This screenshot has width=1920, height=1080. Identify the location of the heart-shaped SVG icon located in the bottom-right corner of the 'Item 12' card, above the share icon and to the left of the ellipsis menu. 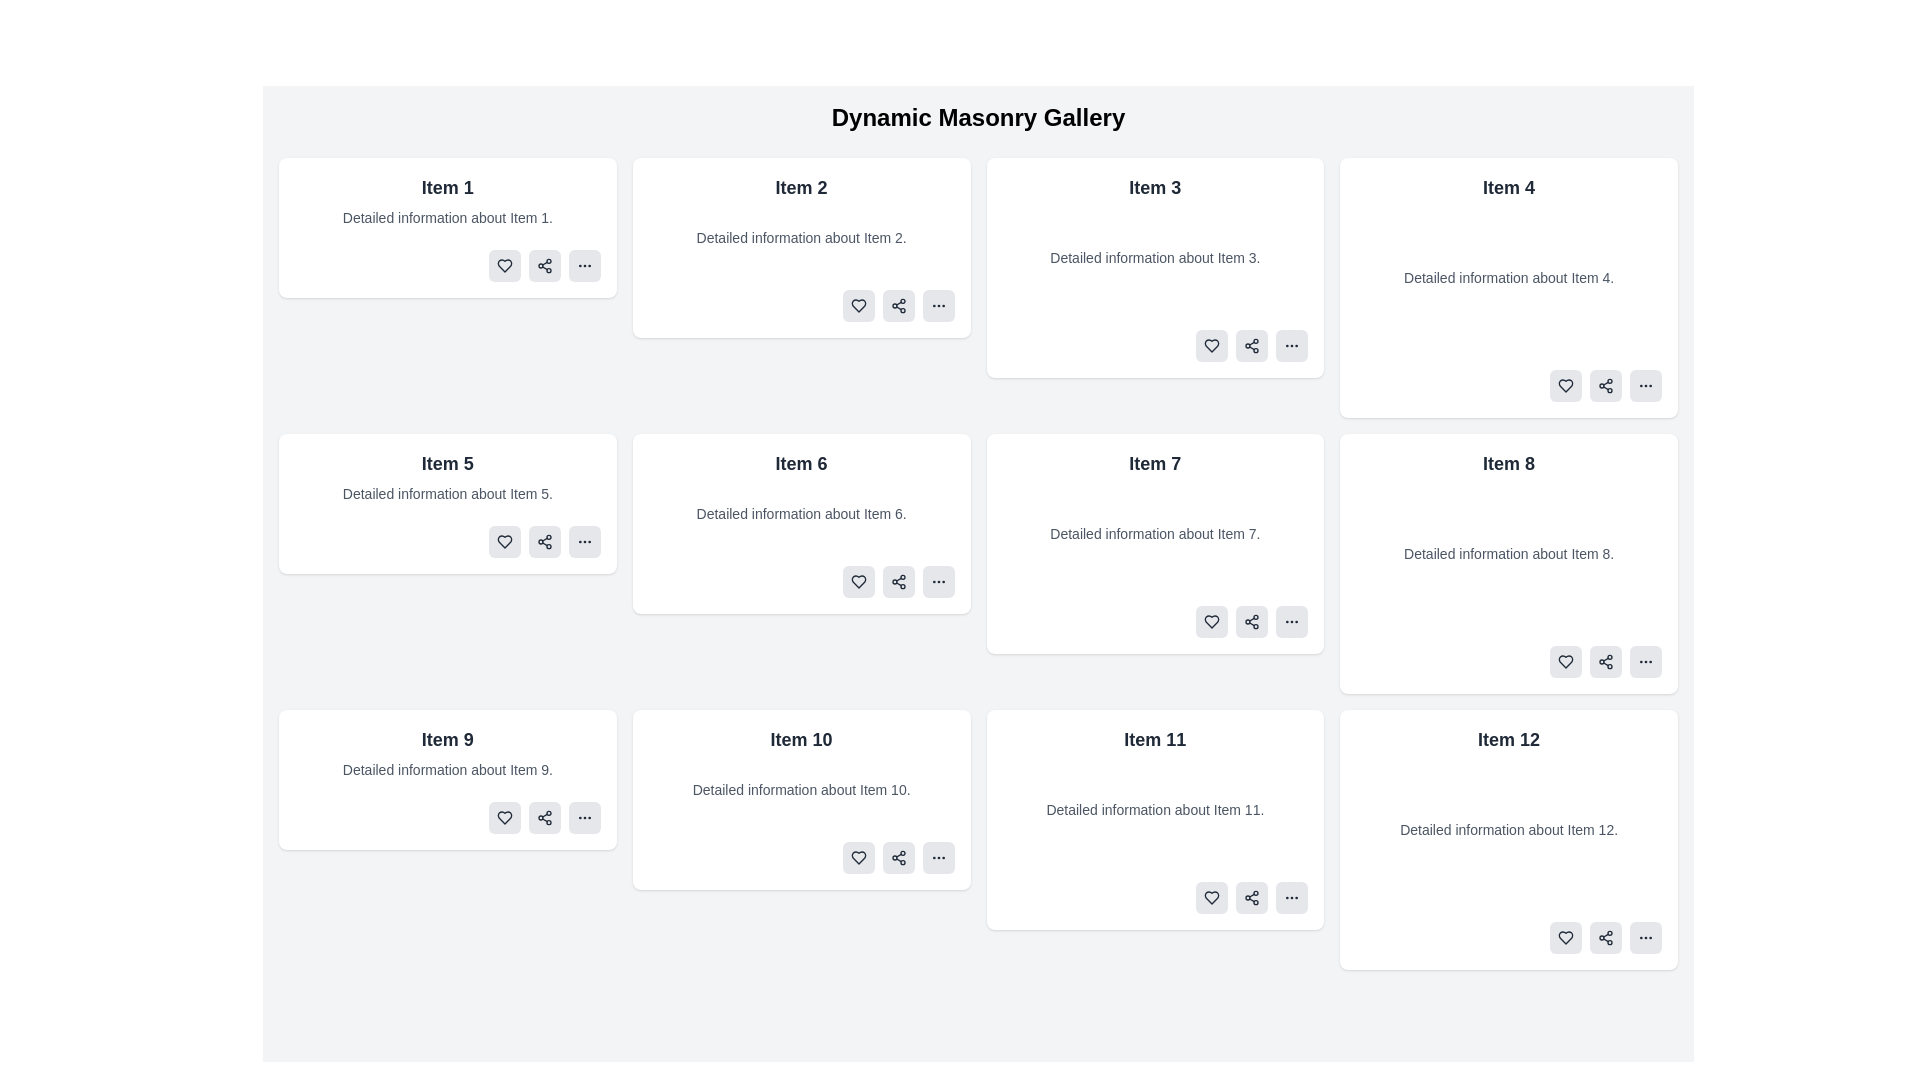
(1564, 937).